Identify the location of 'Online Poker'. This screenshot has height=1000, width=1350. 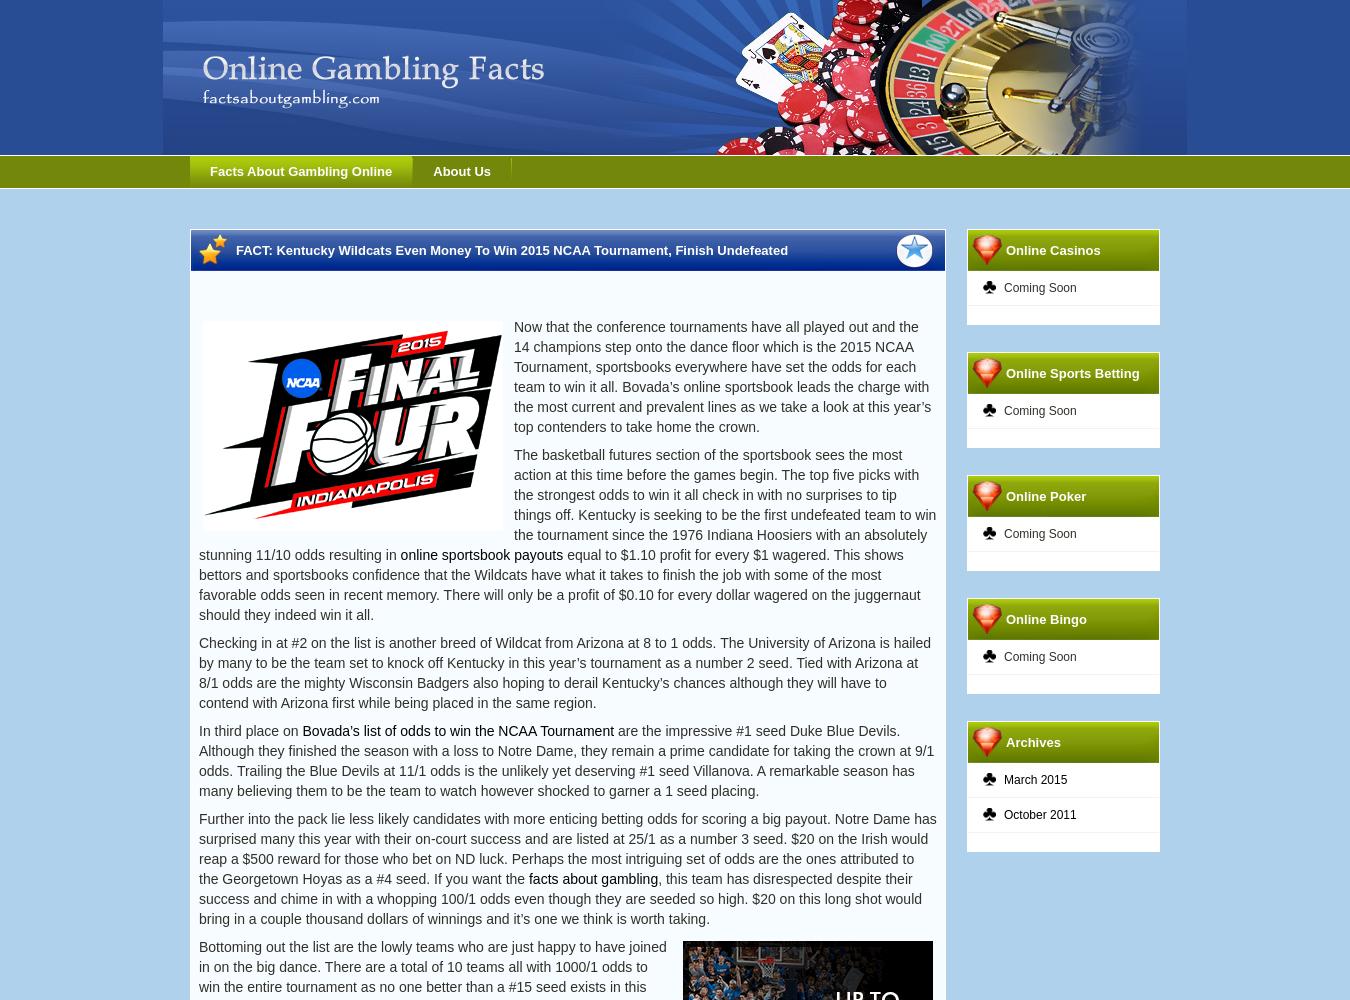
(1045, 495).